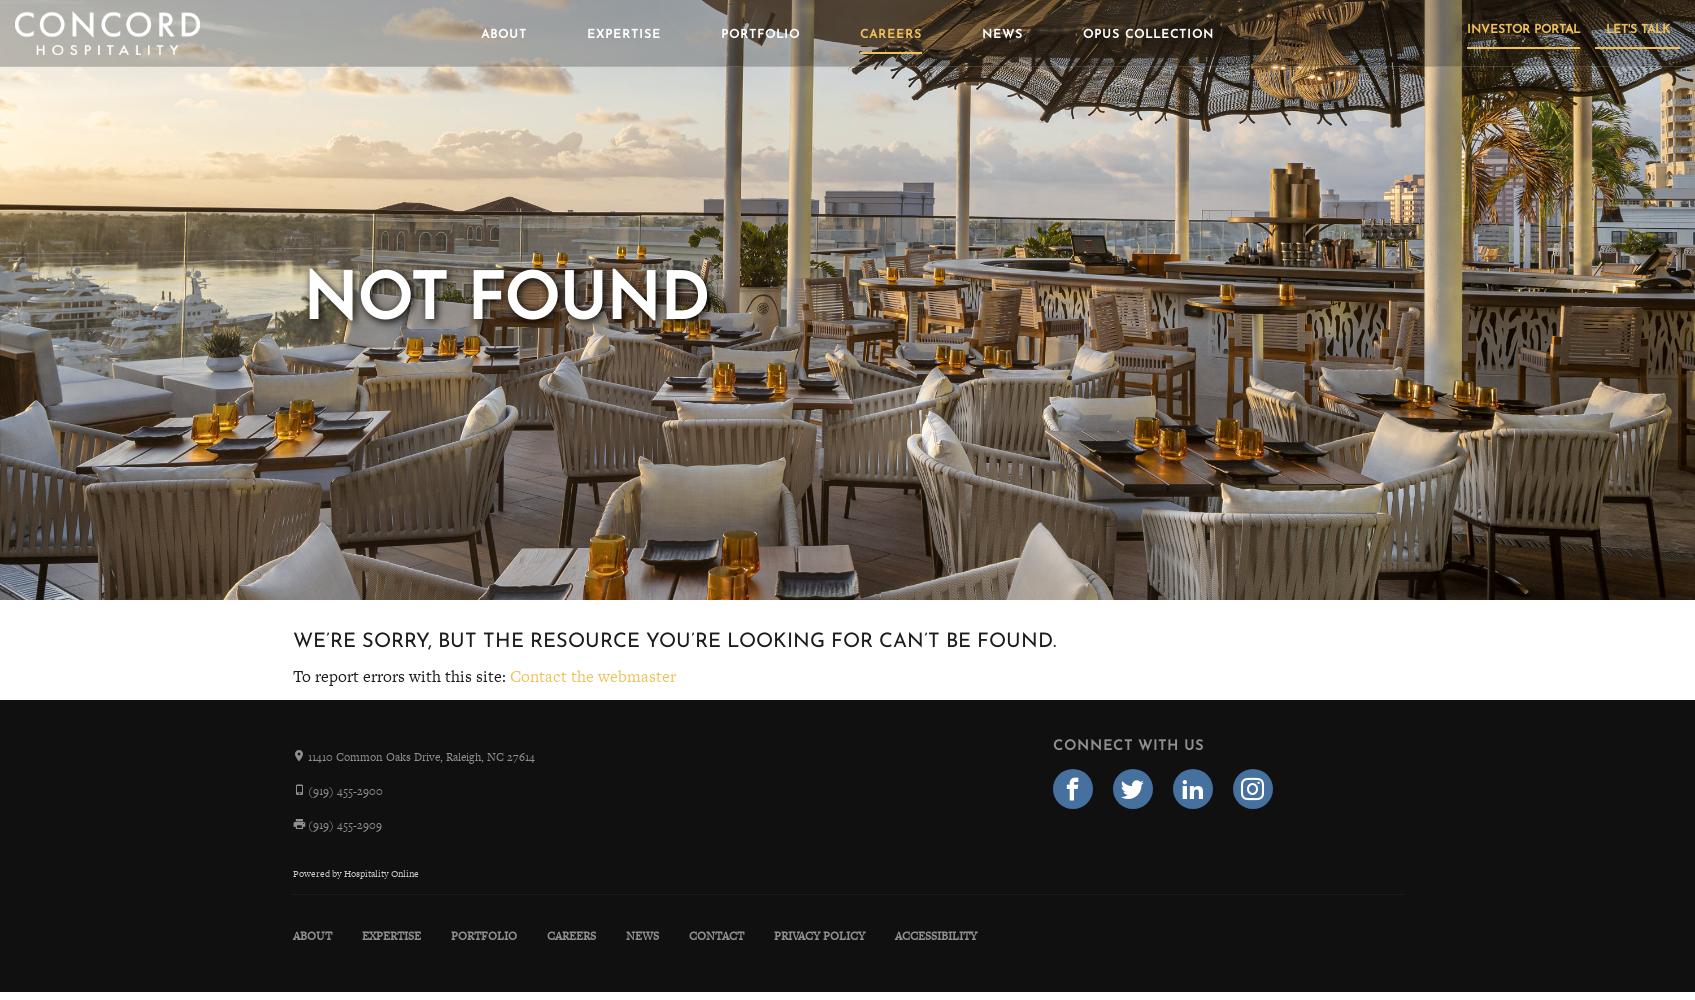 This screenshot has height=1000, width=1695. I want to click on 'Opus Collection', so click(1147, 35).